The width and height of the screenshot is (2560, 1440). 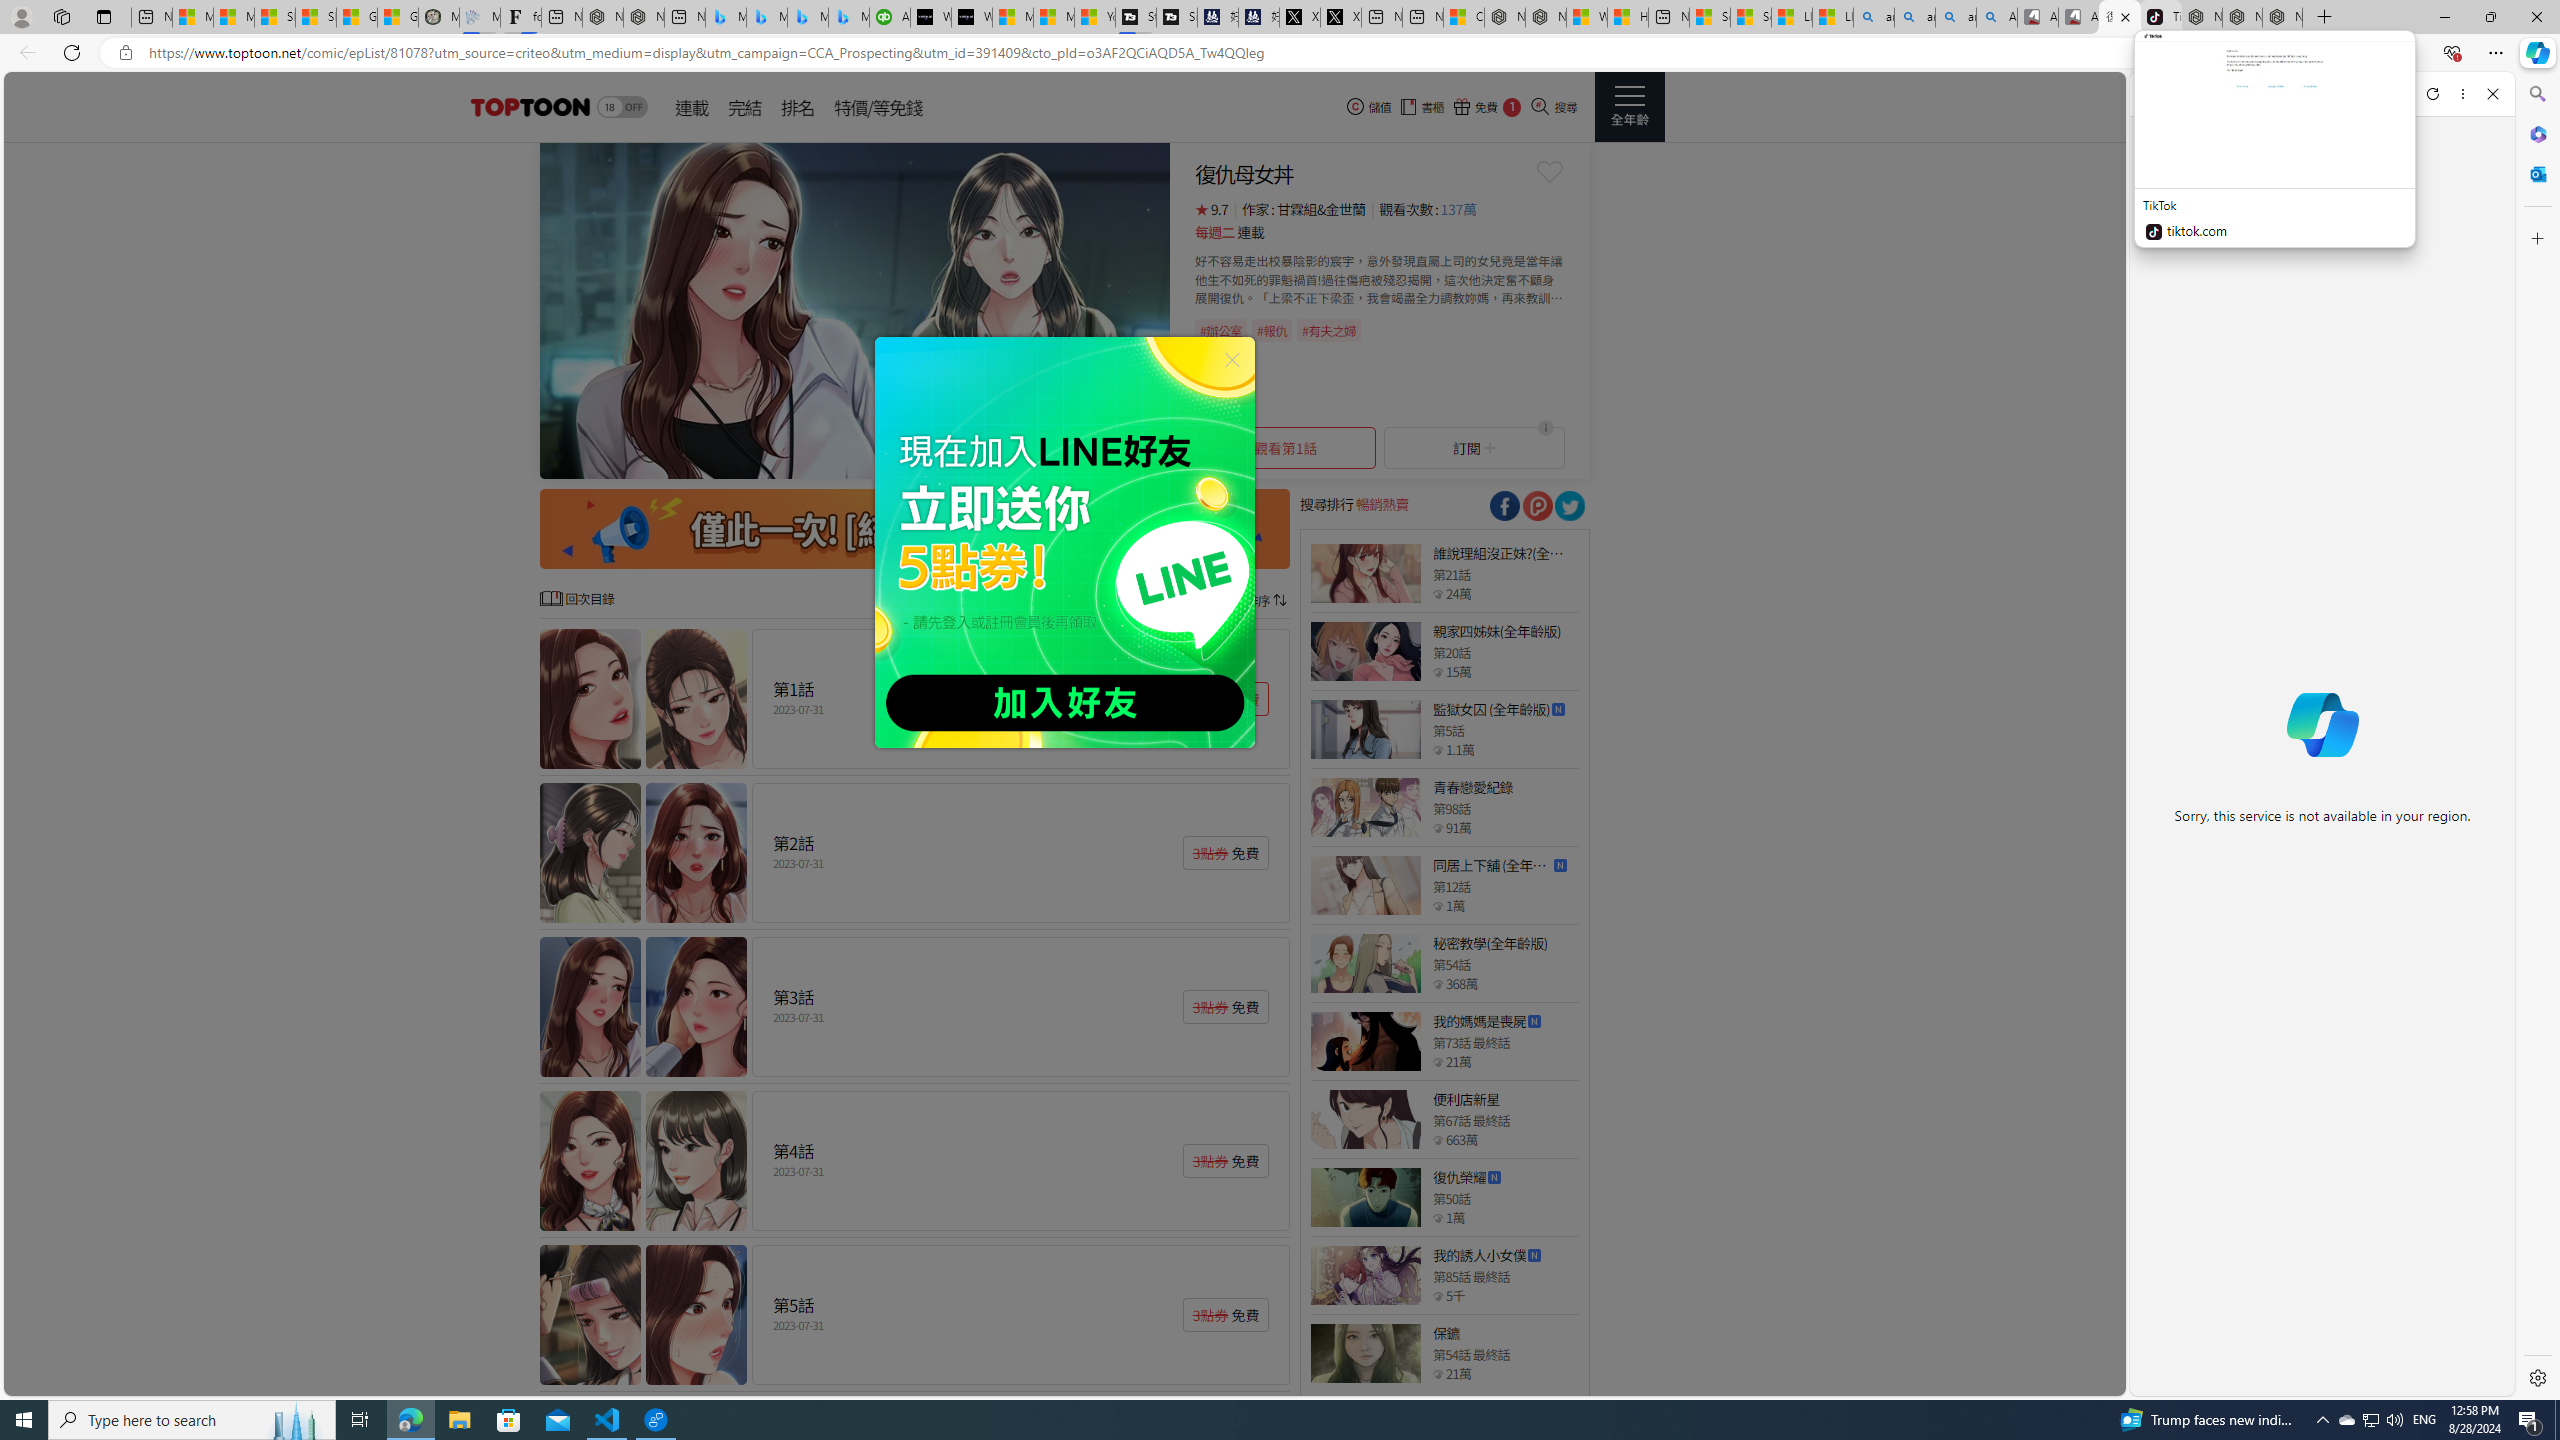 I want to click on 'Side bar', so click(x=2537, y=735).